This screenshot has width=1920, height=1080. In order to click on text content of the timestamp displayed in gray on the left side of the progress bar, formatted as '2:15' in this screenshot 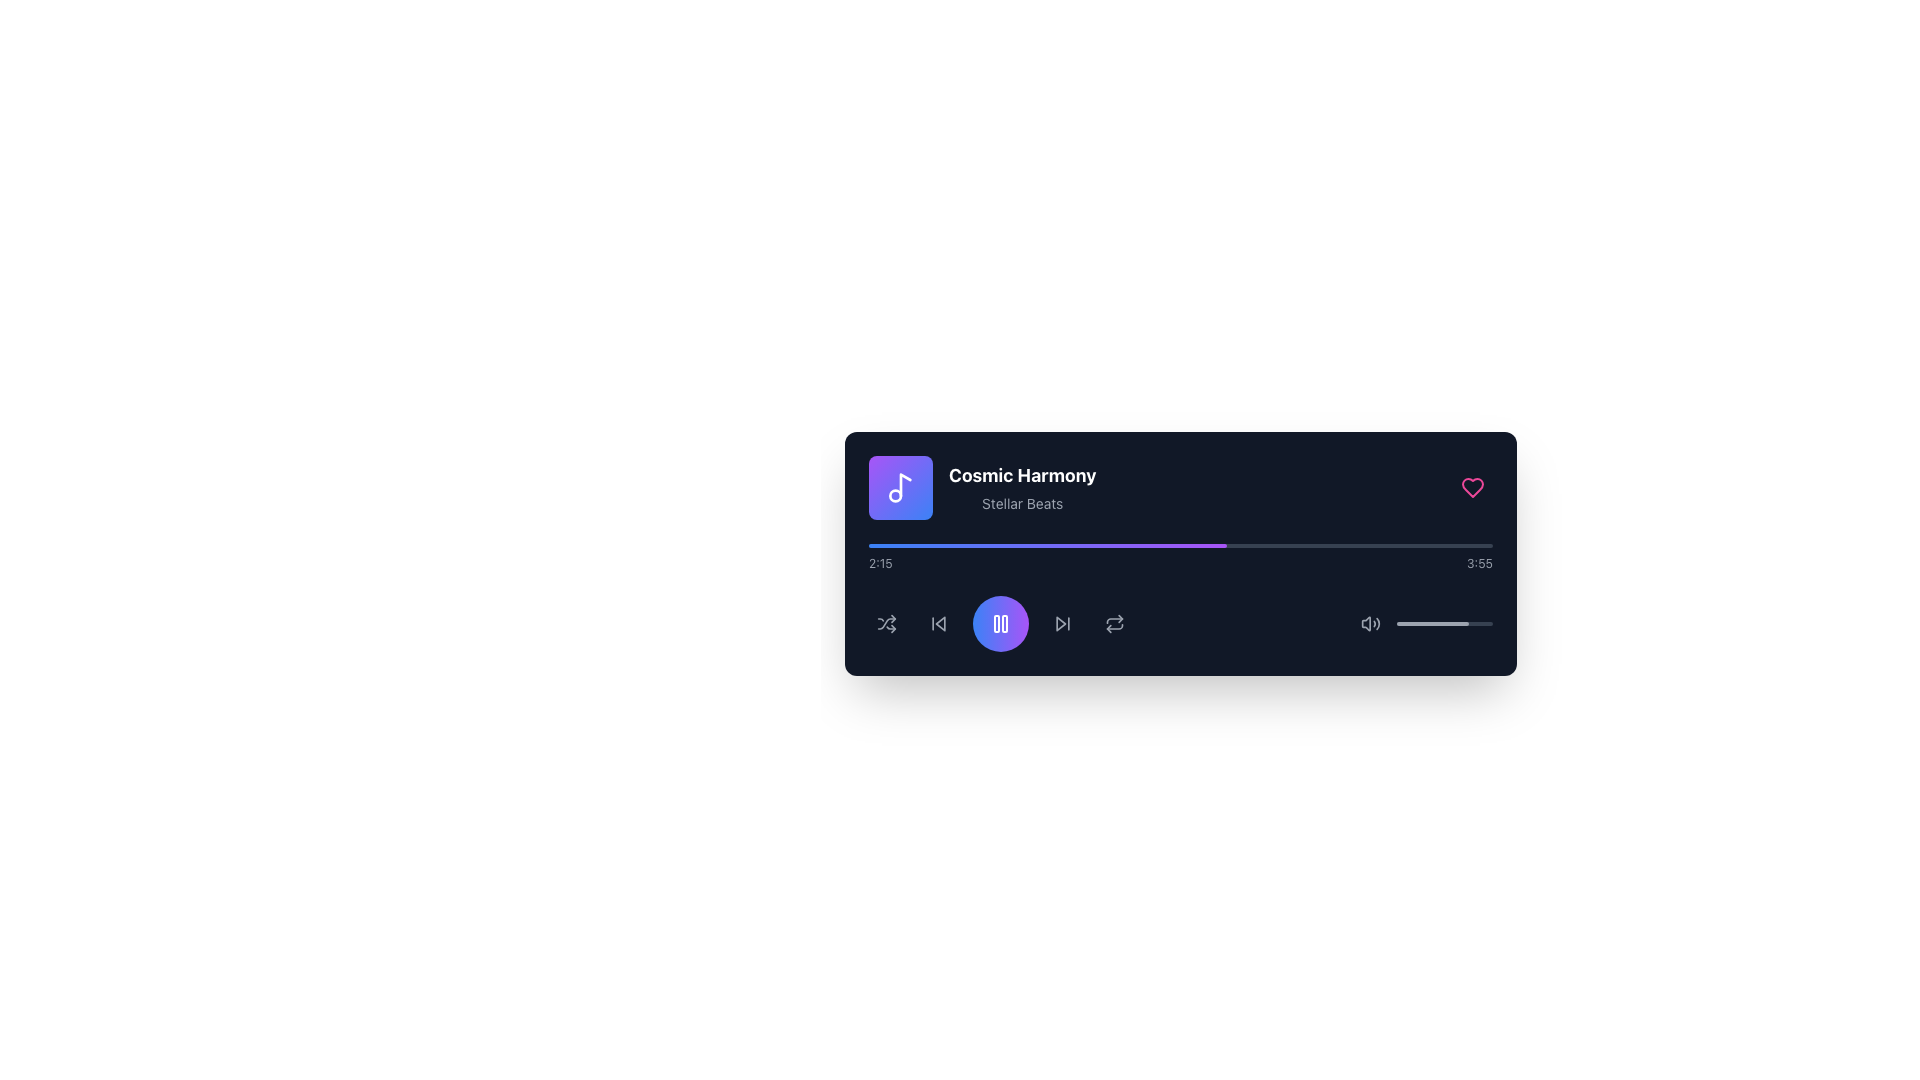, I will do `click(880, 563)`.